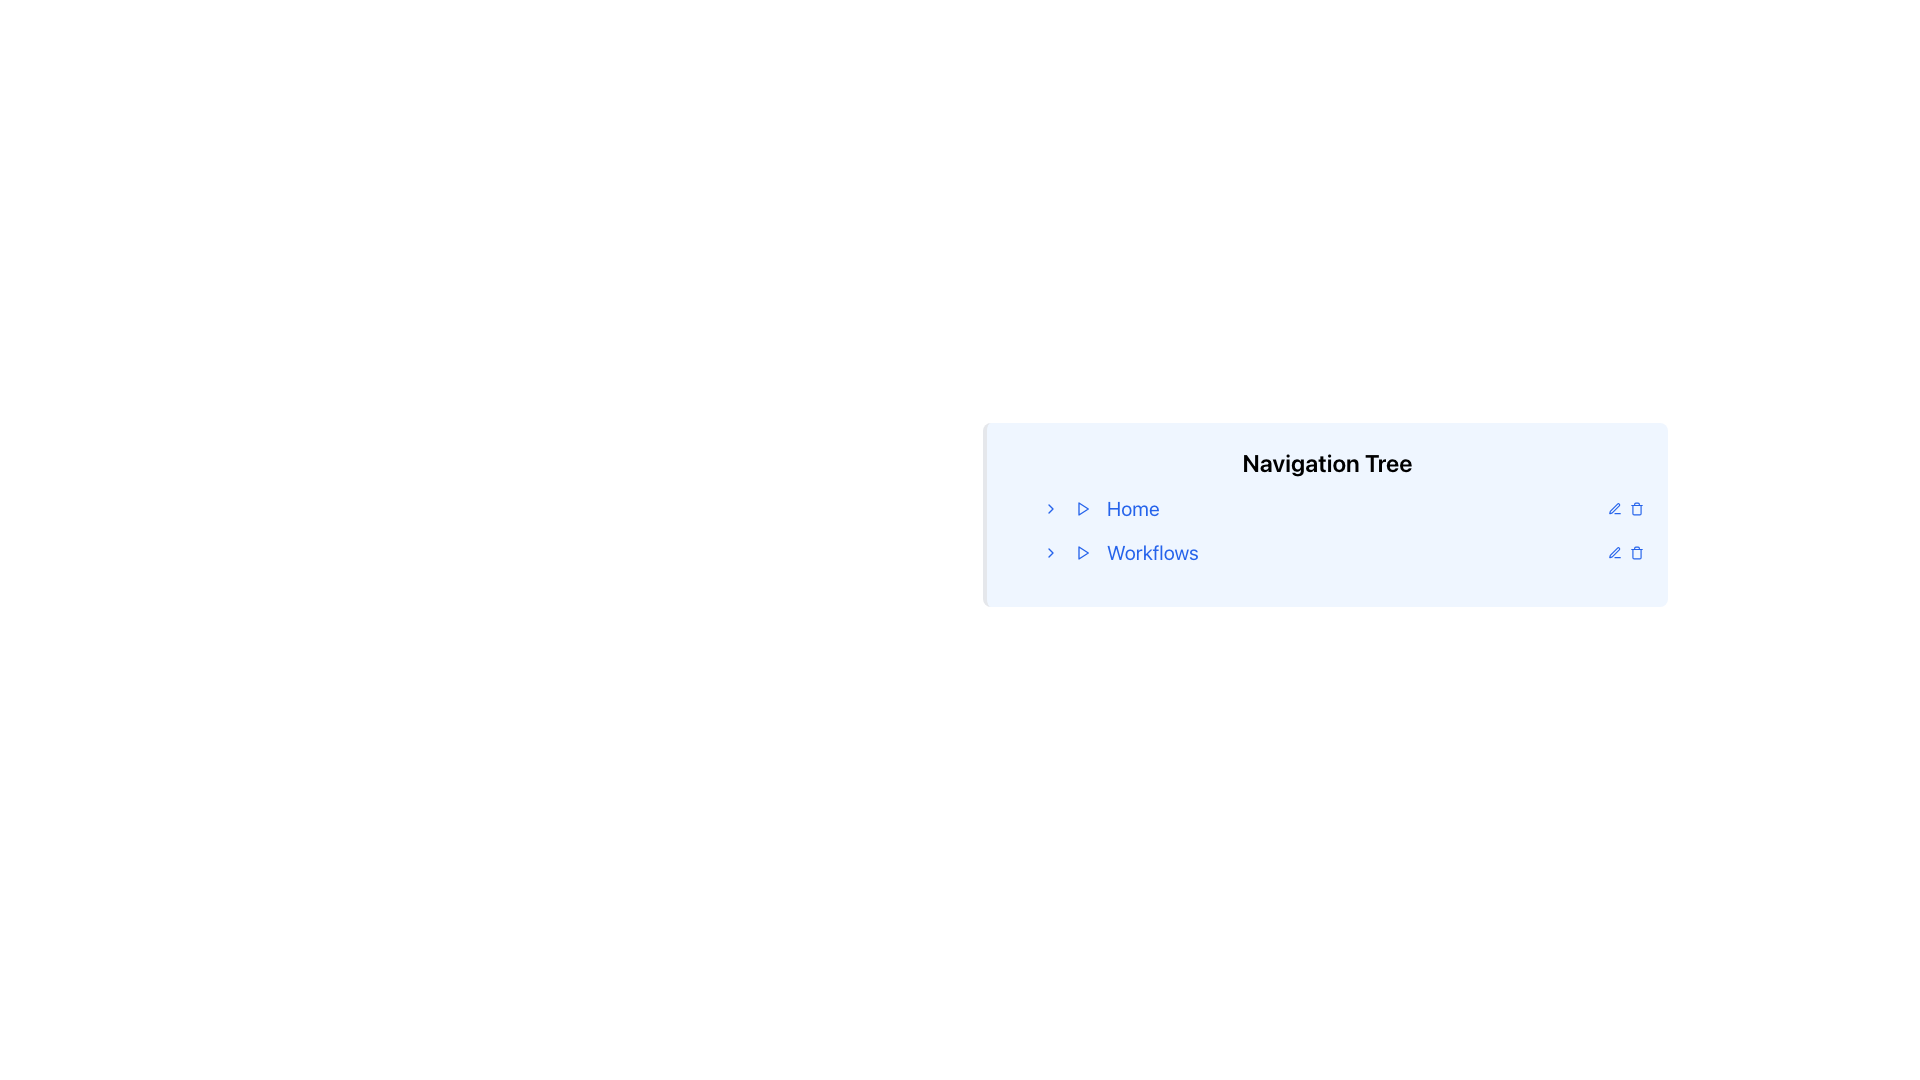 The image size is (1920, 1080). What do you see at coordinates (1132, 508) in the screenshot?
I see `the 'Home' text element, which is styled in blue and underlined on hover` at bounding box center [1132, 508].